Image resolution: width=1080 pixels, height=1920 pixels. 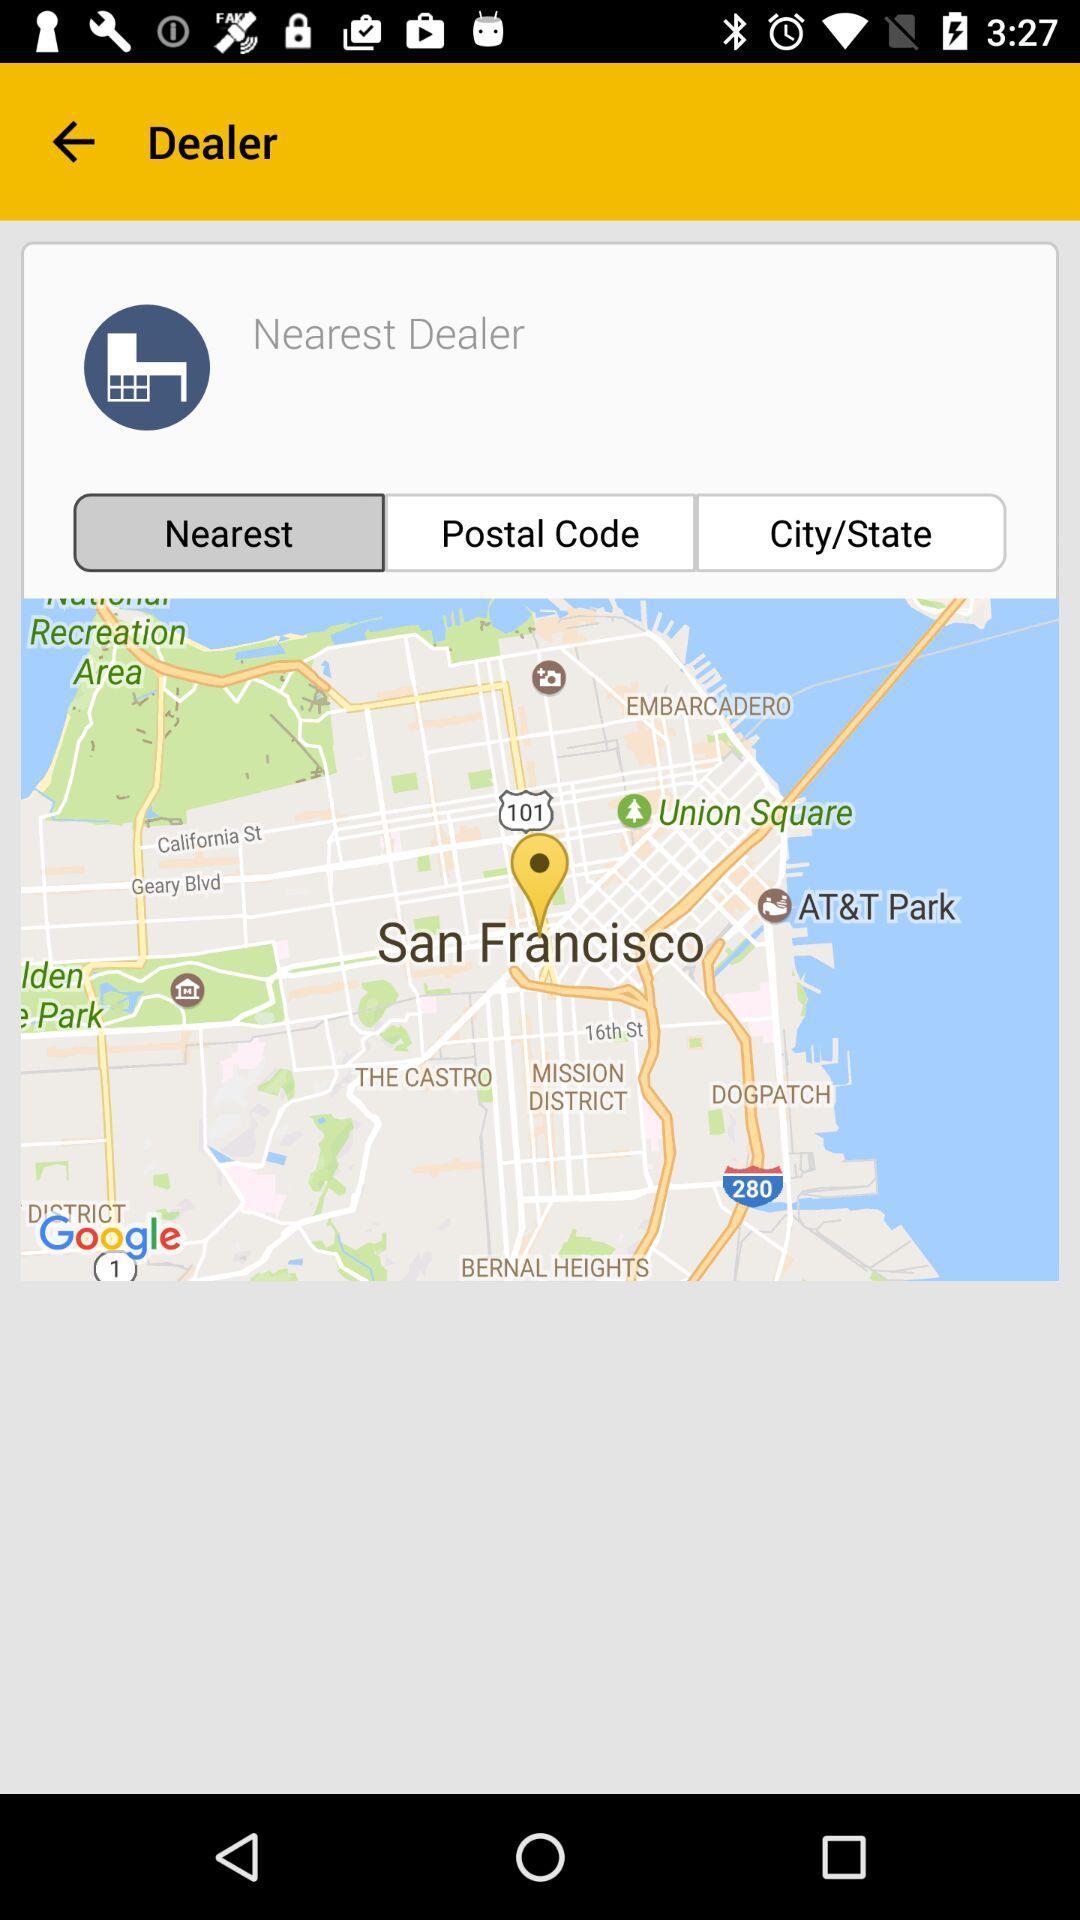 What do you see at coordinates (540, 532) in the screenshot?
I see `the postal code icon` at bounding box center [540, 532].